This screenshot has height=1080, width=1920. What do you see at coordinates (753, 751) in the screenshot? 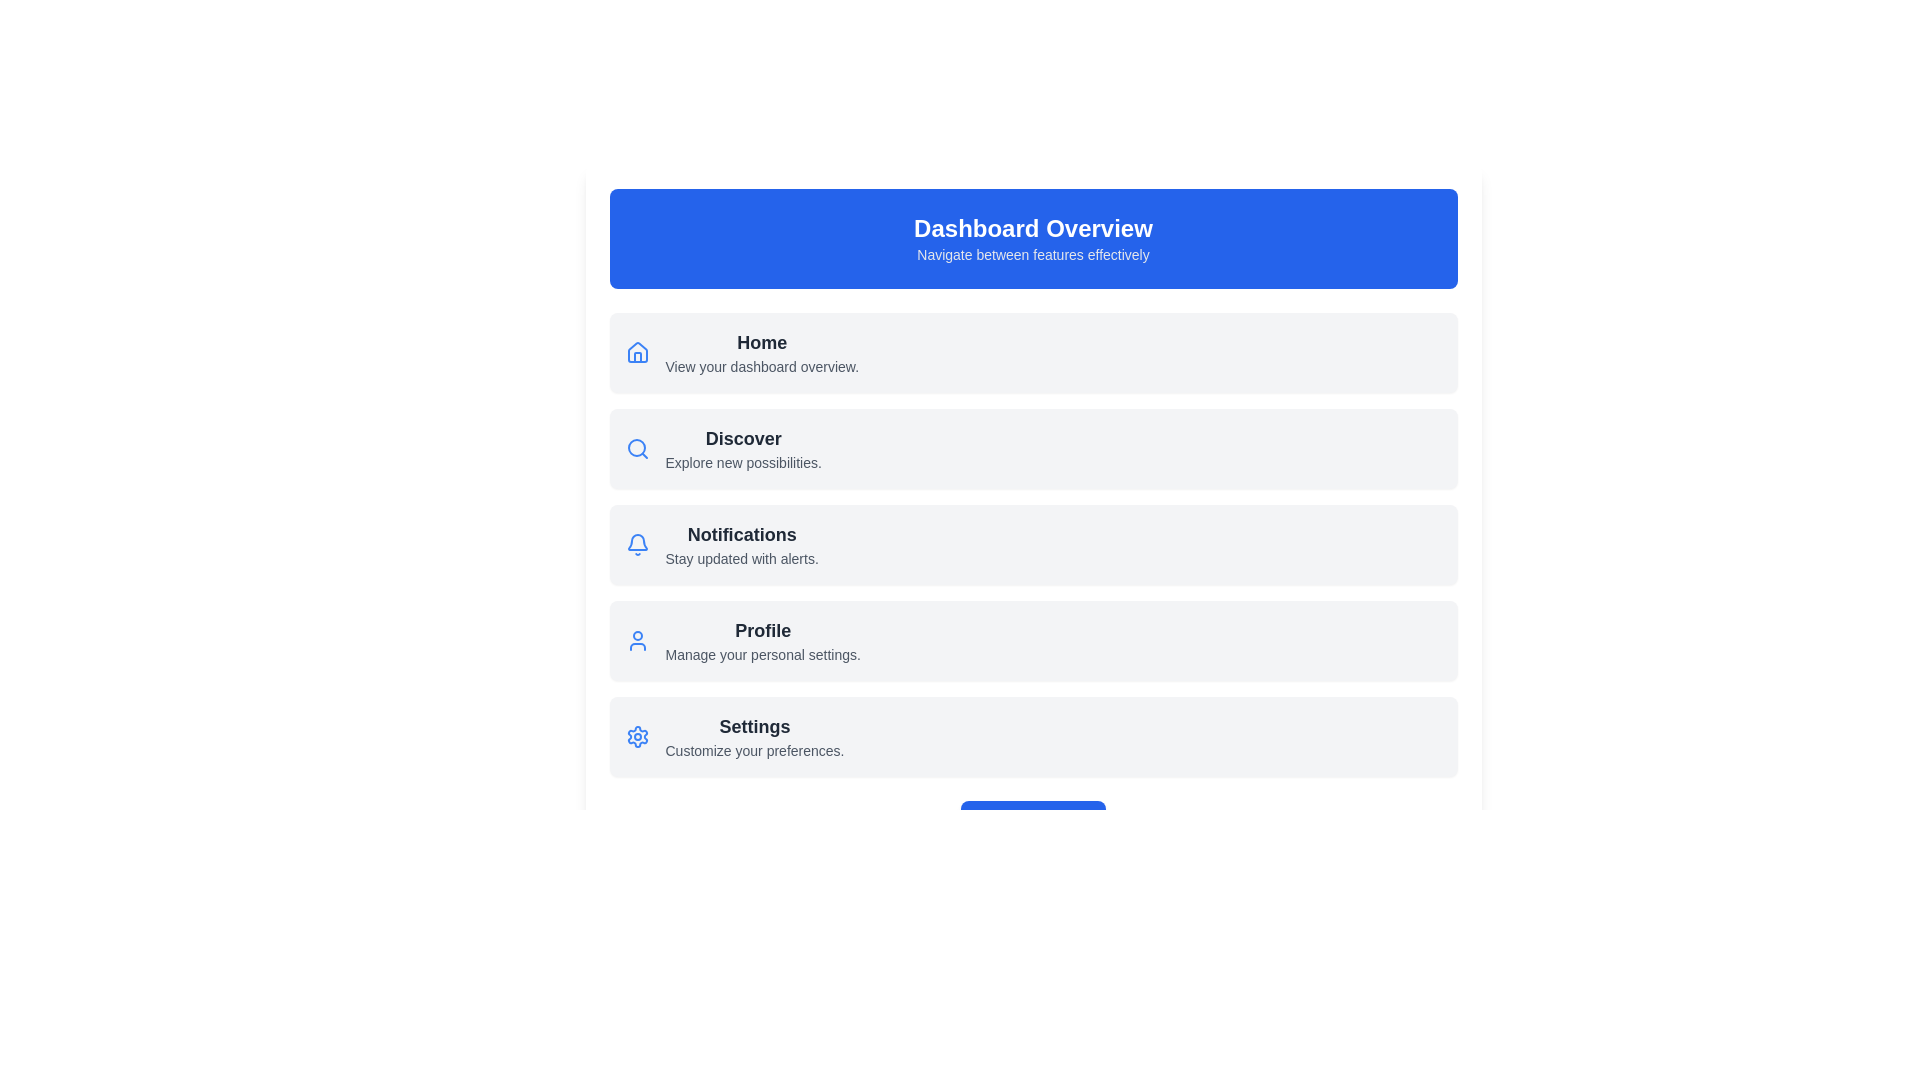
I see `the text label displaying 'Customize your preferences.' which is located below the 'Settings' title in the right section of the interface` at bounding box center [753, 751].